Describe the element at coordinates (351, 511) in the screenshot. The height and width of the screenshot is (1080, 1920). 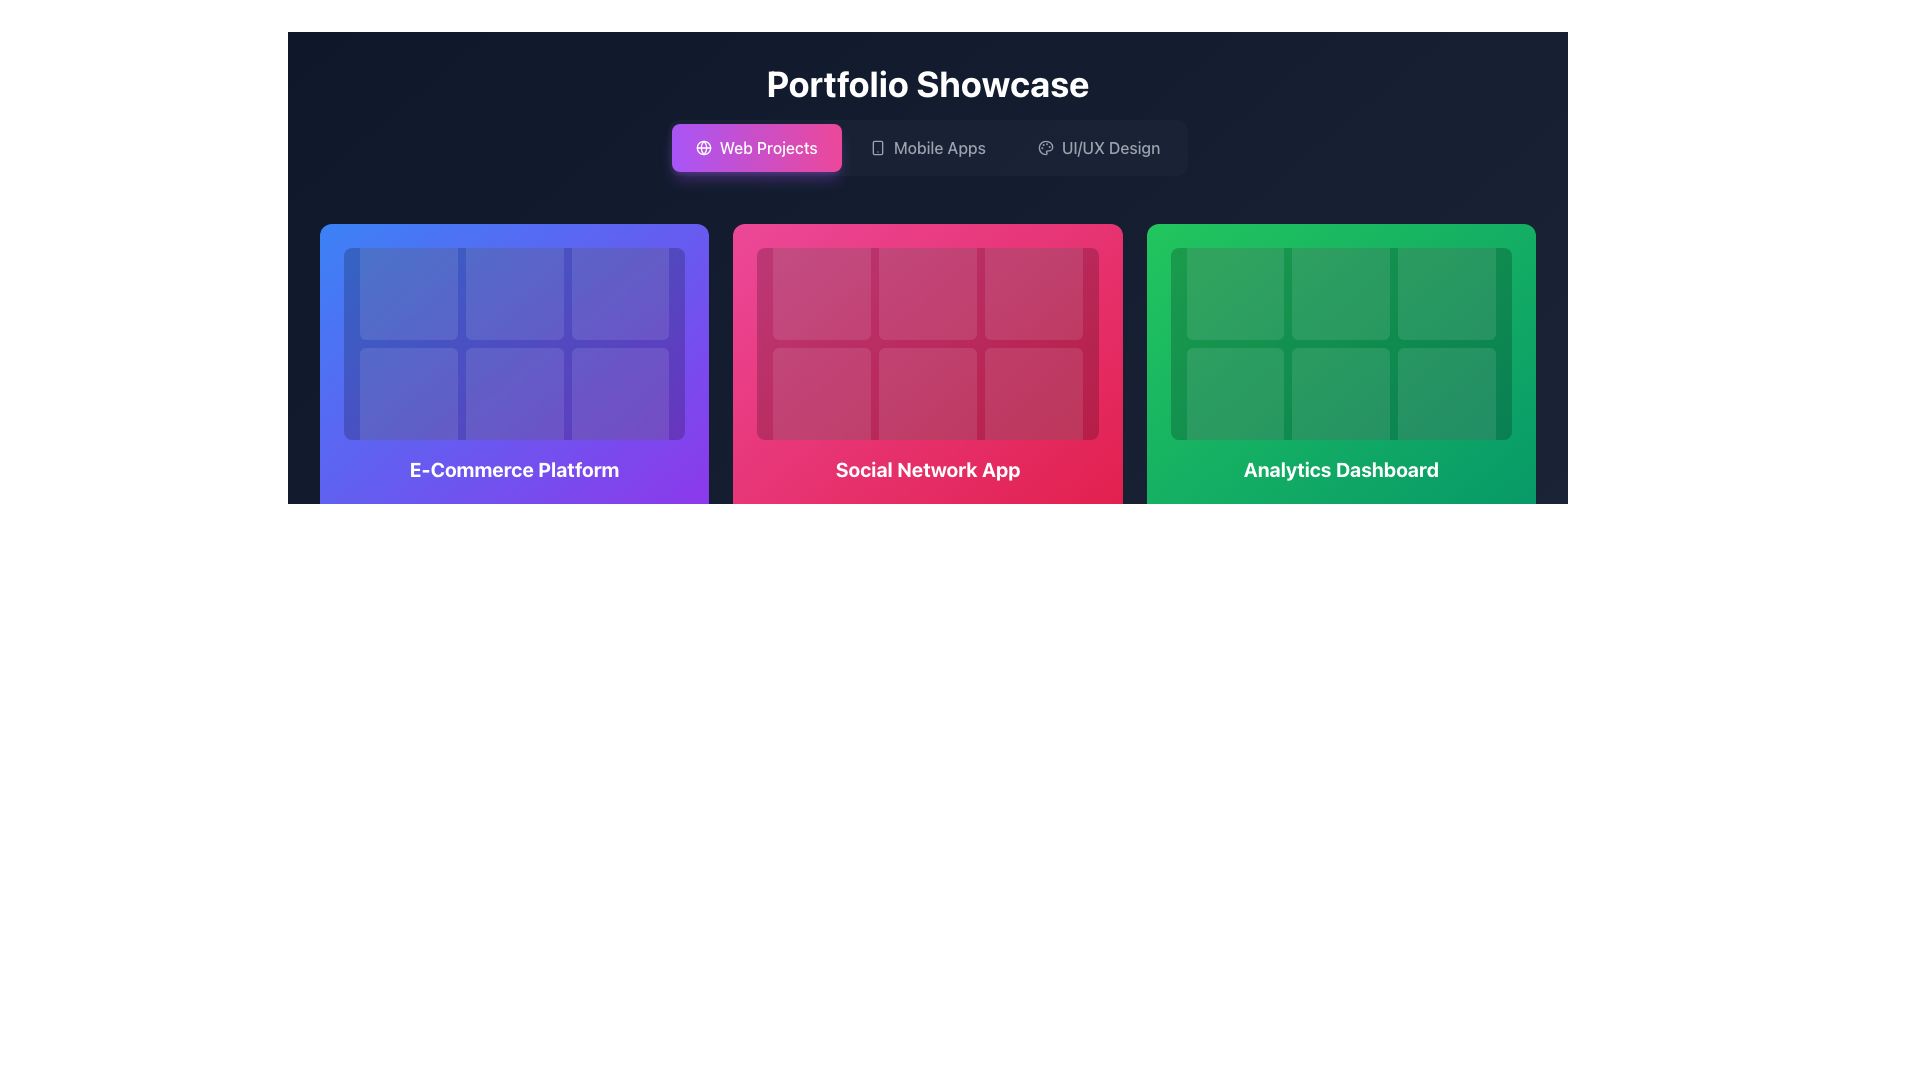
I see `the eye icon, which is part of the SVG graphical element indicating viewing capabilities, located at the bottom-left of the layout underneath the 'E-Commerce Platform' section` at that location.